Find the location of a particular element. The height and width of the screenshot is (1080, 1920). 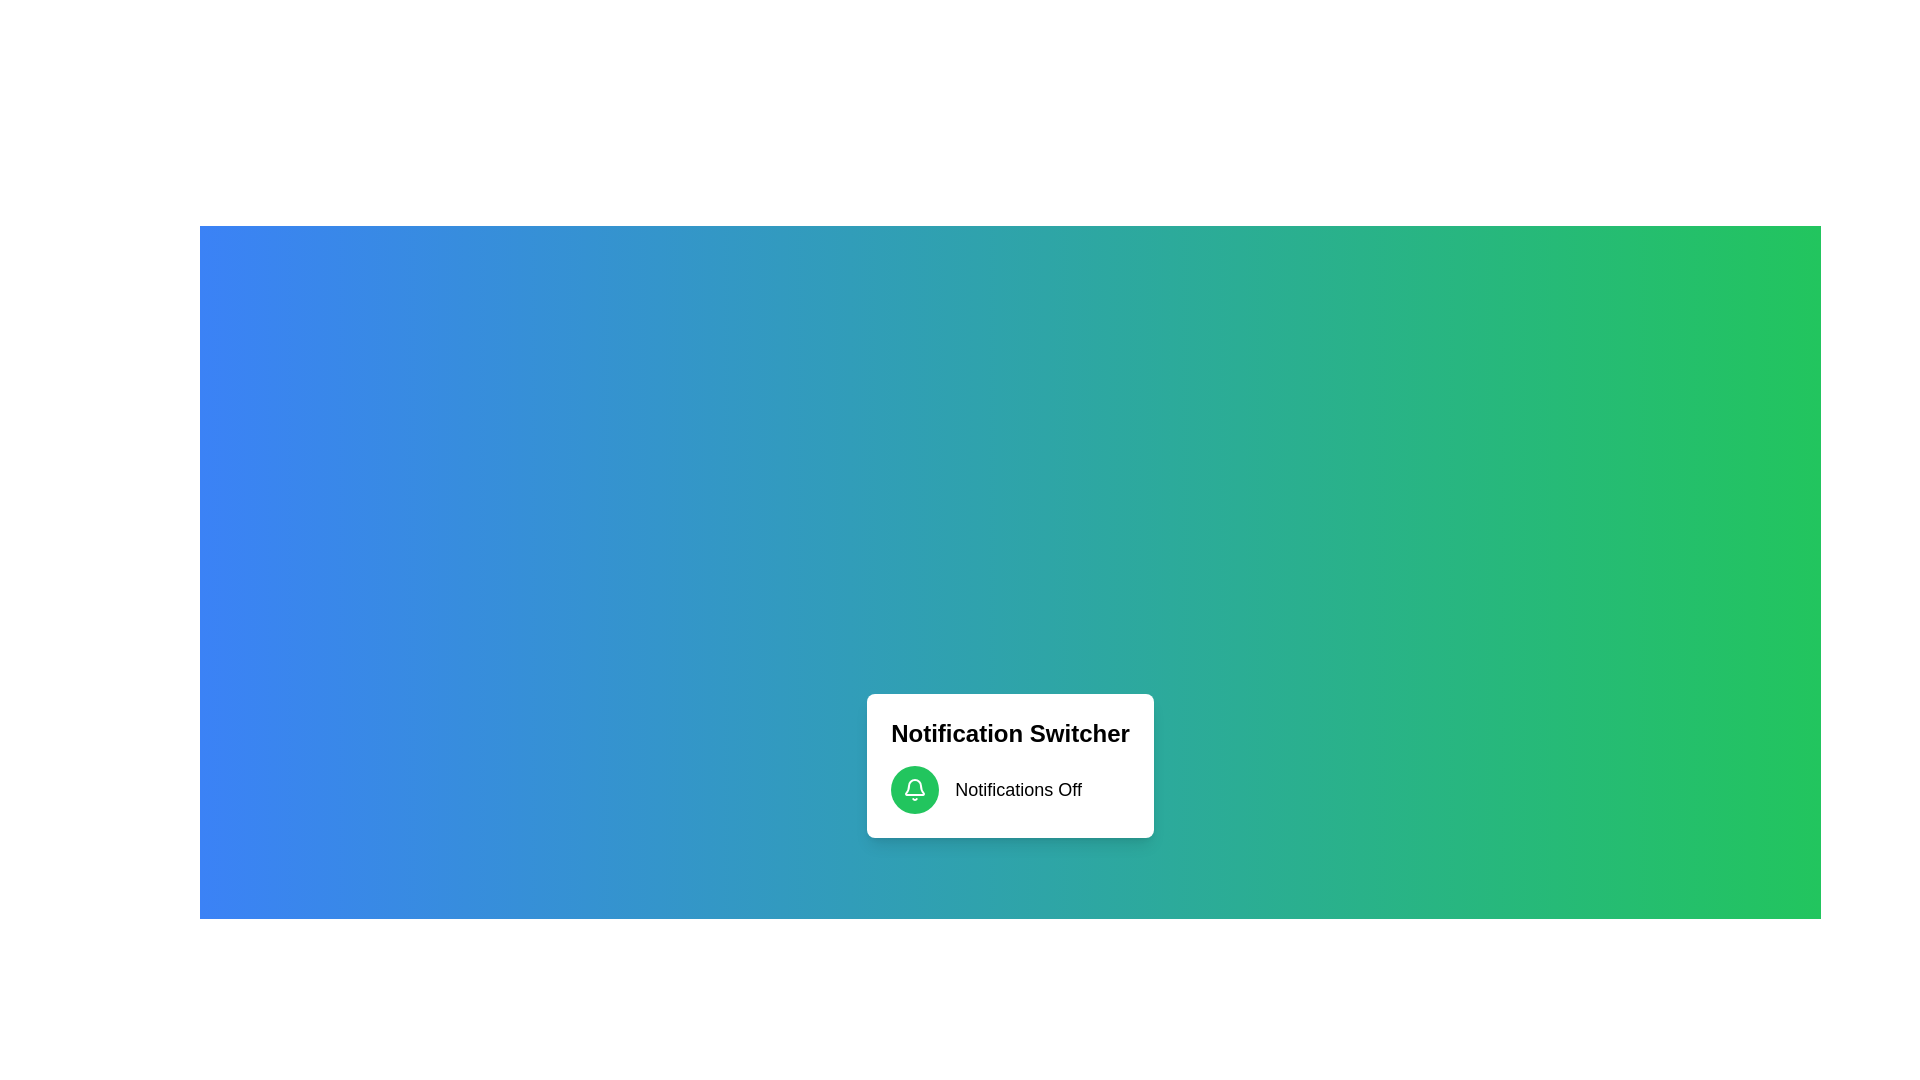

text label displaying the current state of notifications, which shows 'Off' and is located to the right of a green circular bell icon is located at coordinates (1018, 789).